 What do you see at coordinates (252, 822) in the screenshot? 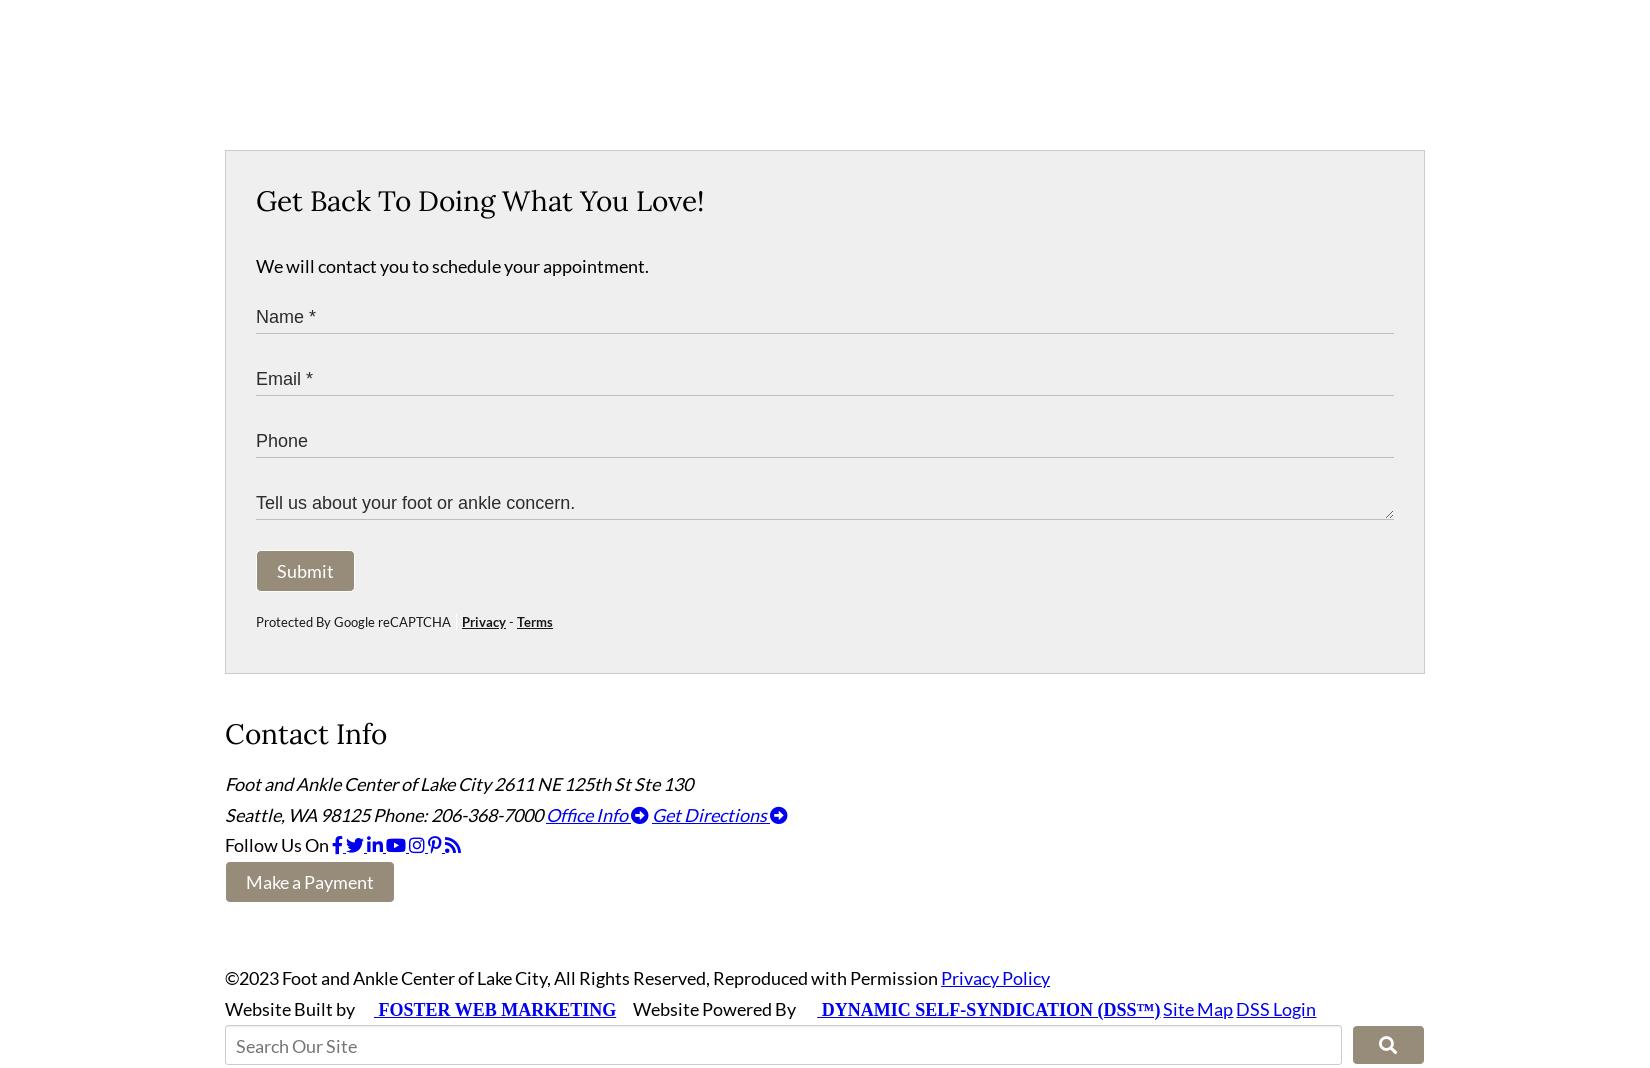
I see `'Seattle'` at bounding box center [252, 822].